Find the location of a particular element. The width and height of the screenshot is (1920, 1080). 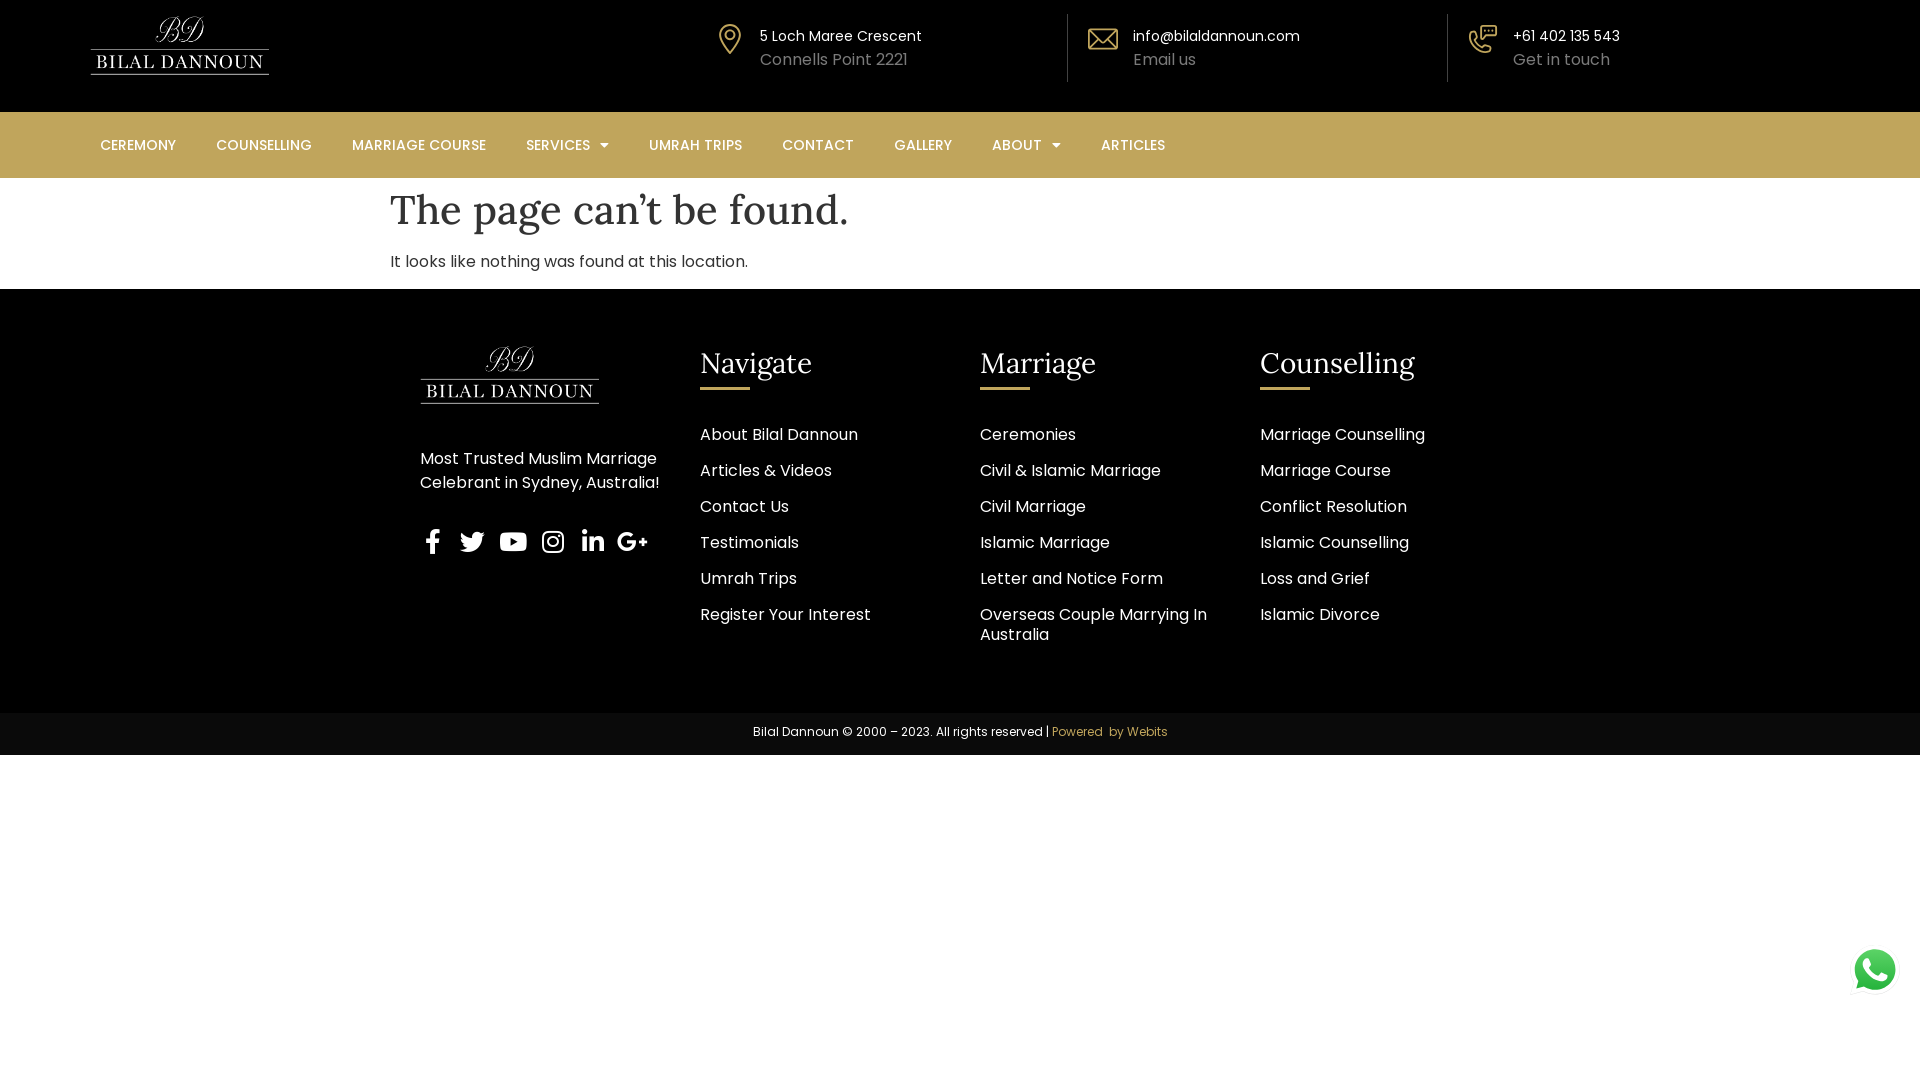

'Umrah Trips' is located at coordinates (820, 578).